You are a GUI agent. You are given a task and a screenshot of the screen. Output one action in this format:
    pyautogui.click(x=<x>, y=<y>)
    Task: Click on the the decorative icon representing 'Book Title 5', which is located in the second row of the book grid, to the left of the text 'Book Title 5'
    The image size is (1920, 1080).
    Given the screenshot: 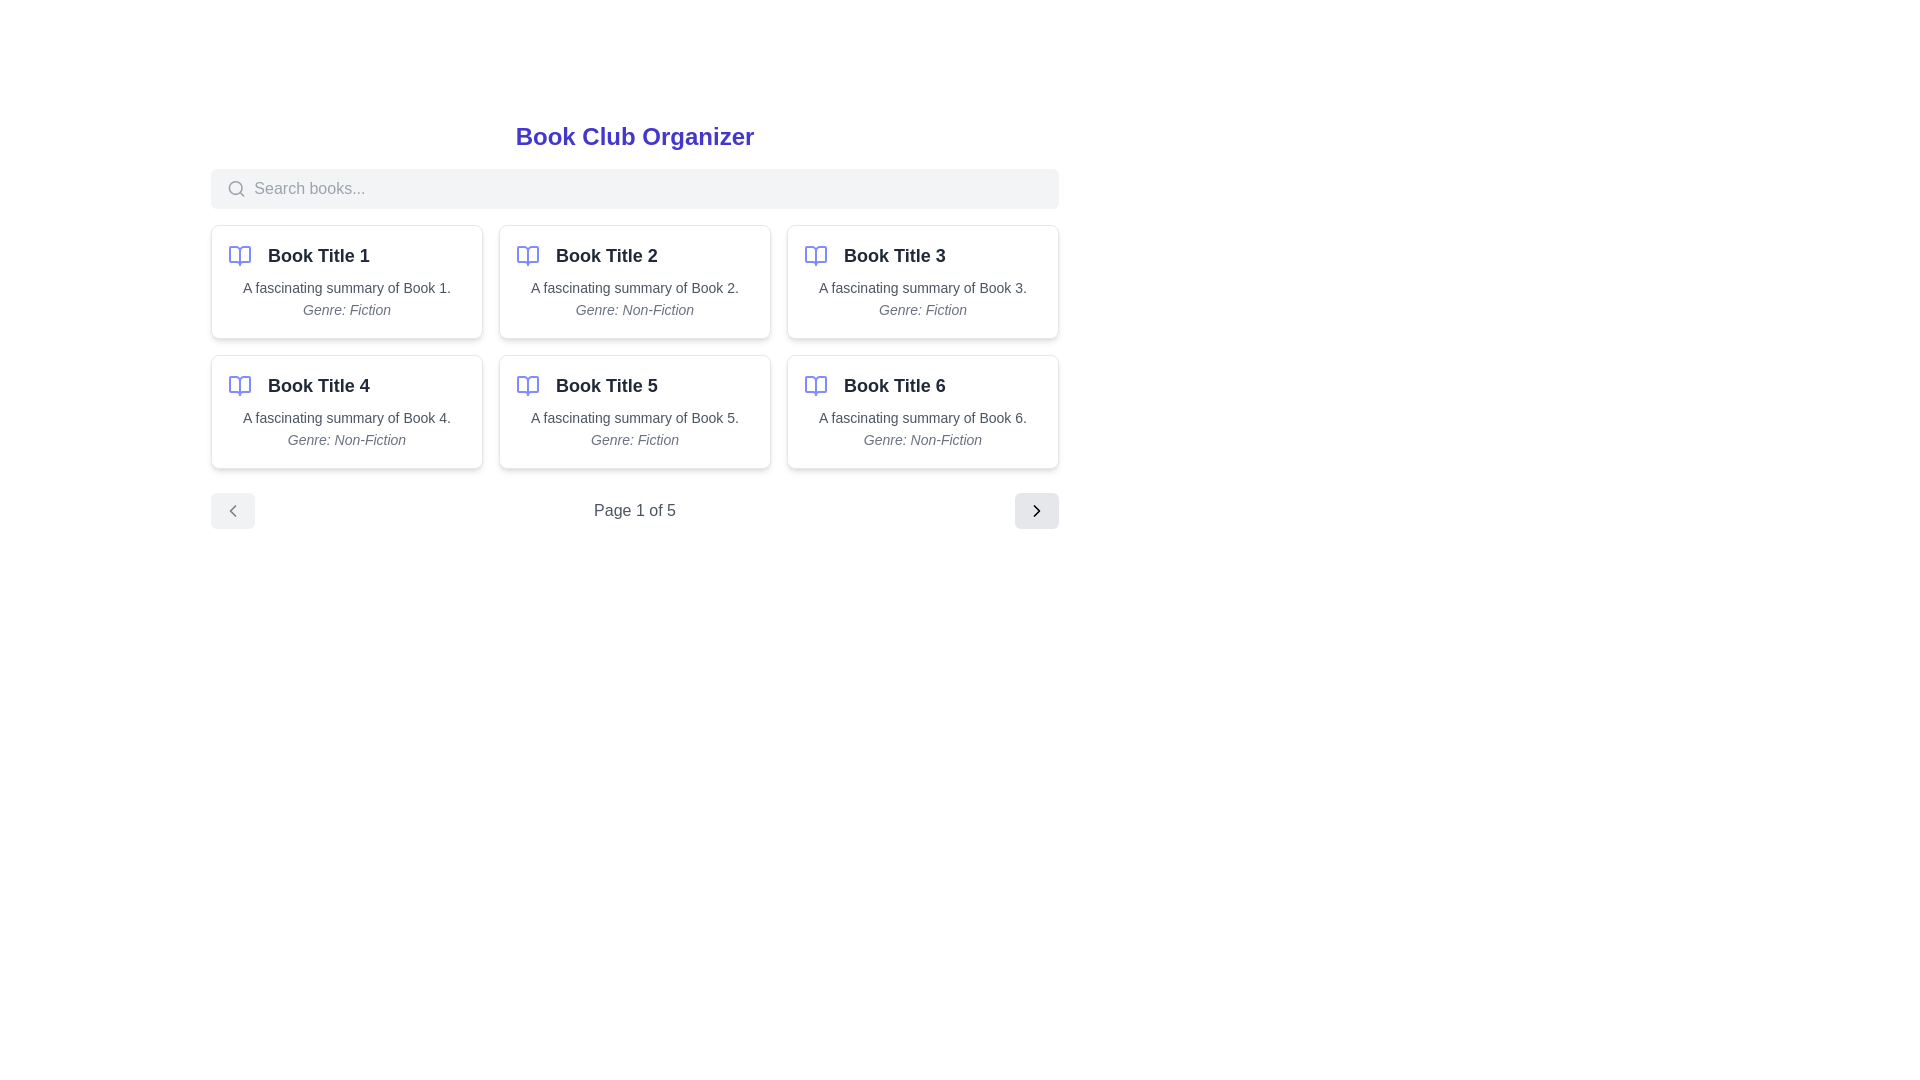 What is the action you would take?
    pyautogui.click(x=528, y=385)
    